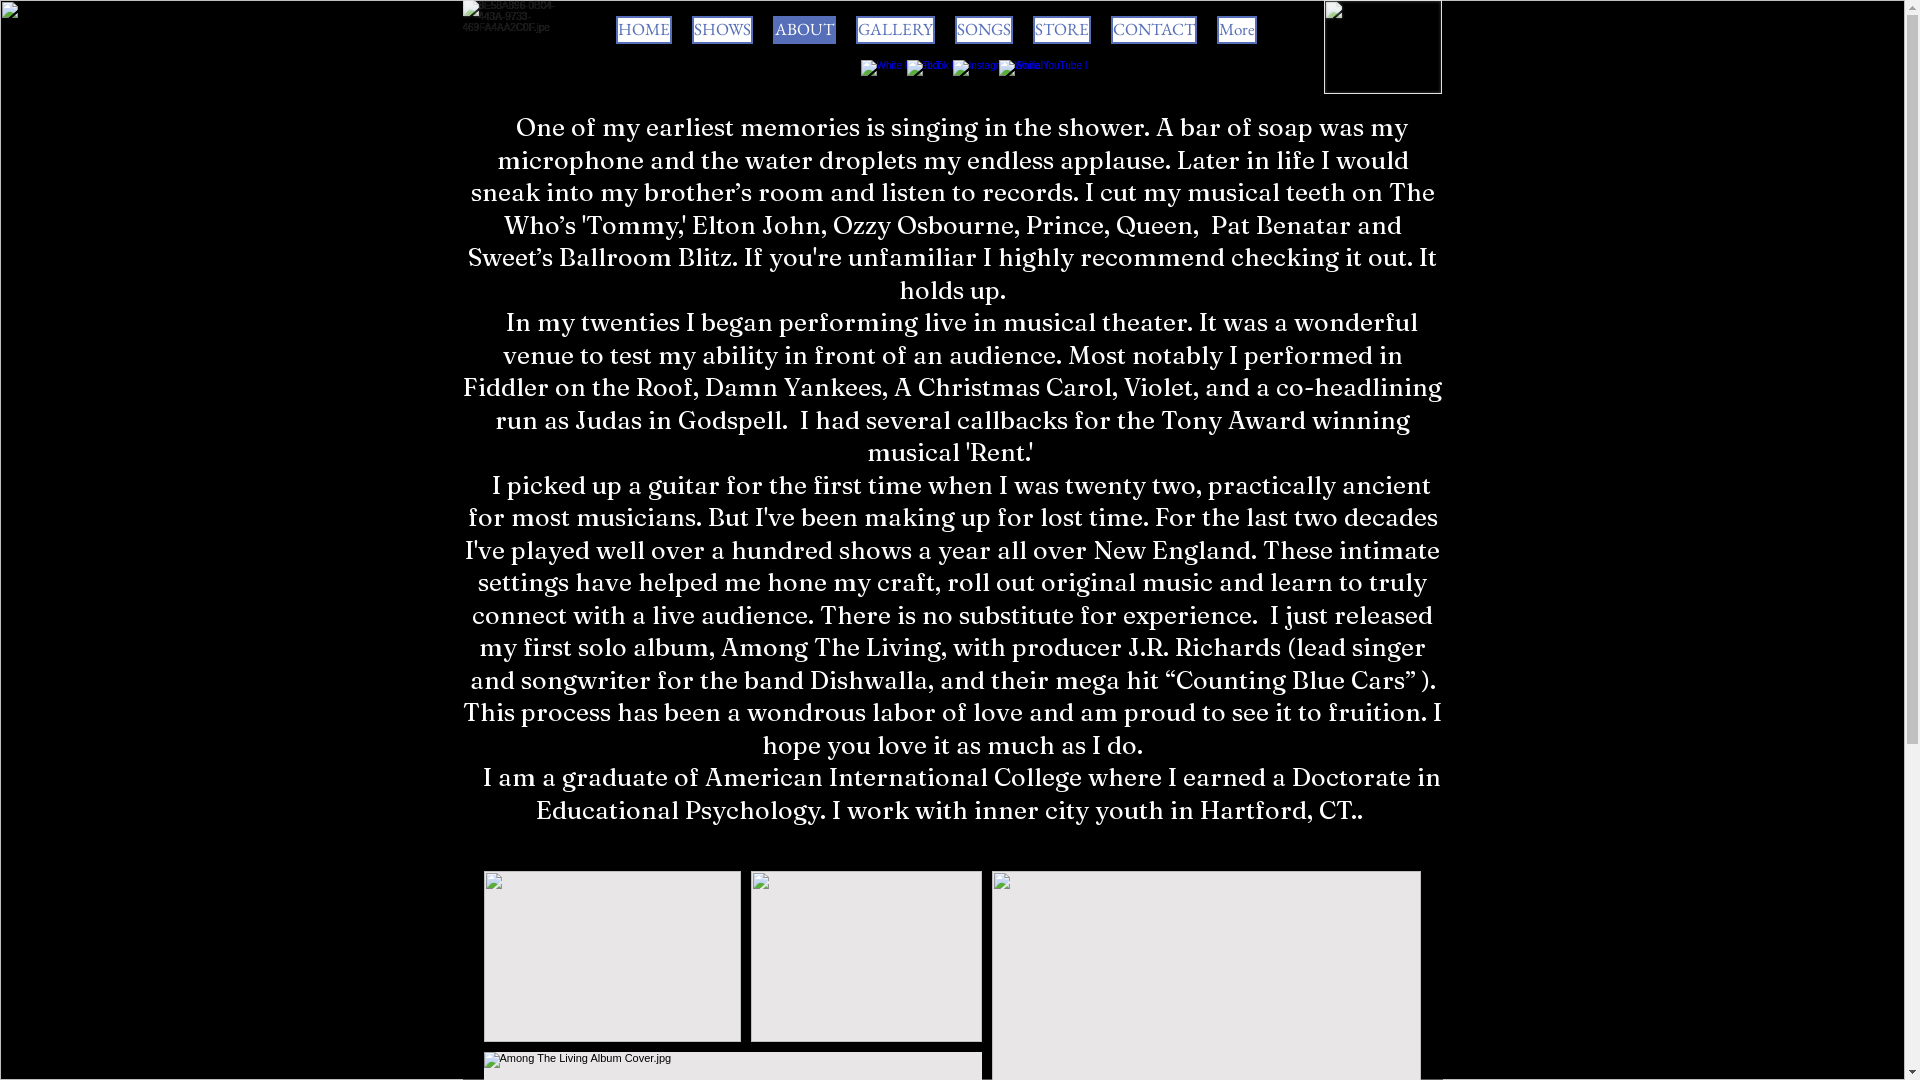 This screenshot has width=1920, height=1080. I want to click on '3E58A896-0B04-443A-9733-469FA4AA2C0F.jpeg', so click(1381, 45).